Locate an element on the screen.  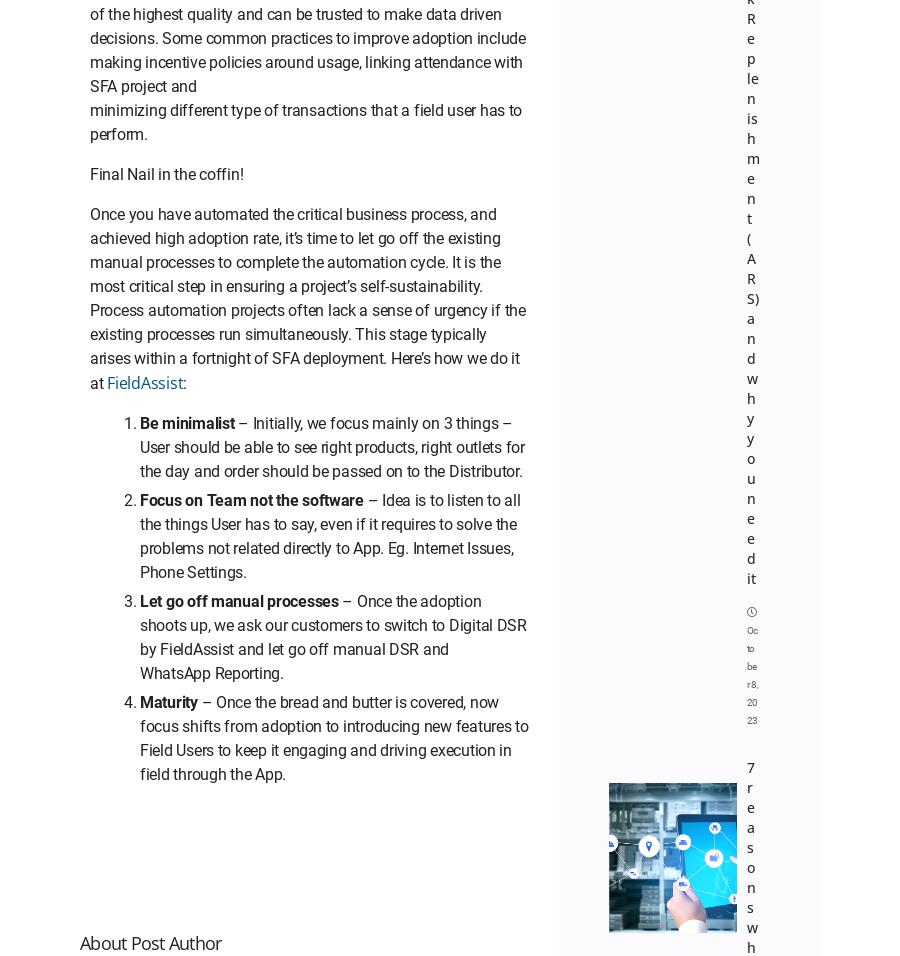
'About Us' is located at coordinates (444, 12).